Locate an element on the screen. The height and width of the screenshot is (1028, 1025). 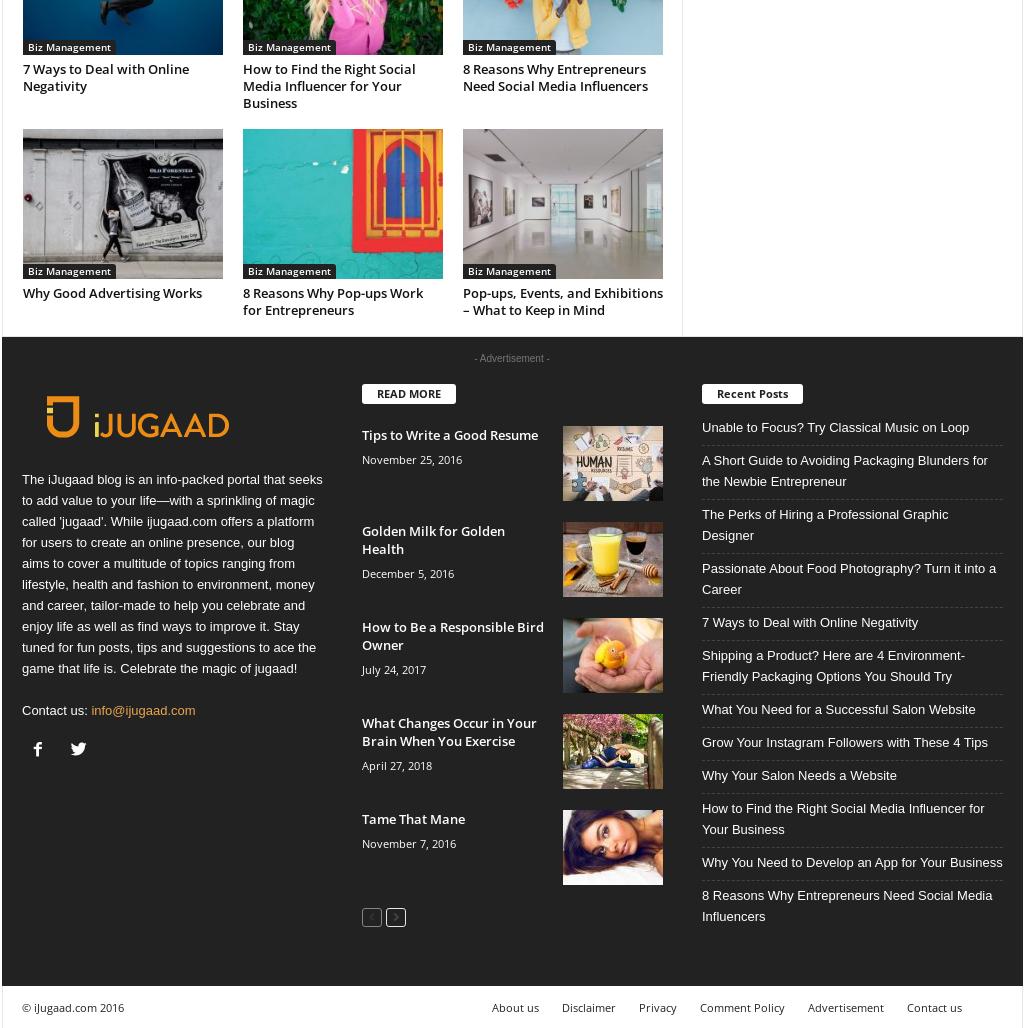
'July 24, 2017' is located at coordinates (394, 668).